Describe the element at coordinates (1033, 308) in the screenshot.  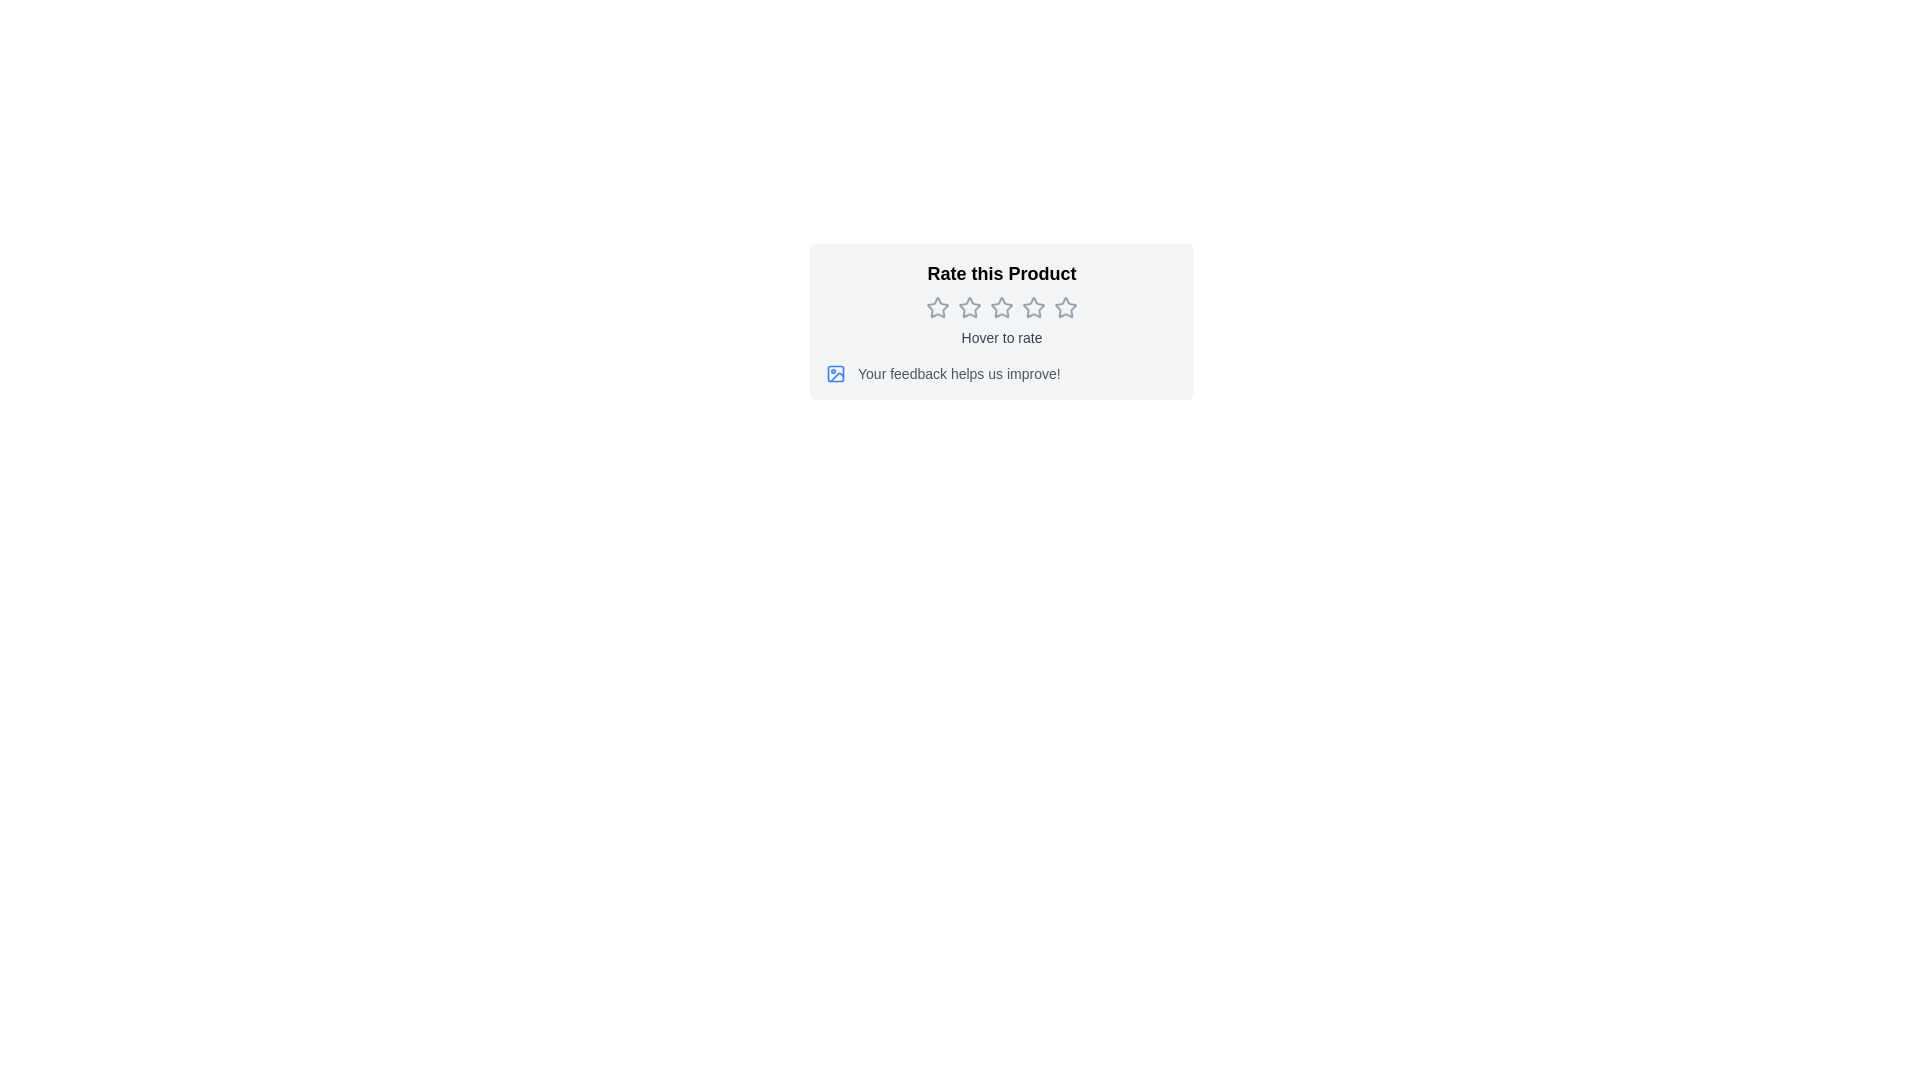
I see `the fourth star icon in the rating system` at that location.